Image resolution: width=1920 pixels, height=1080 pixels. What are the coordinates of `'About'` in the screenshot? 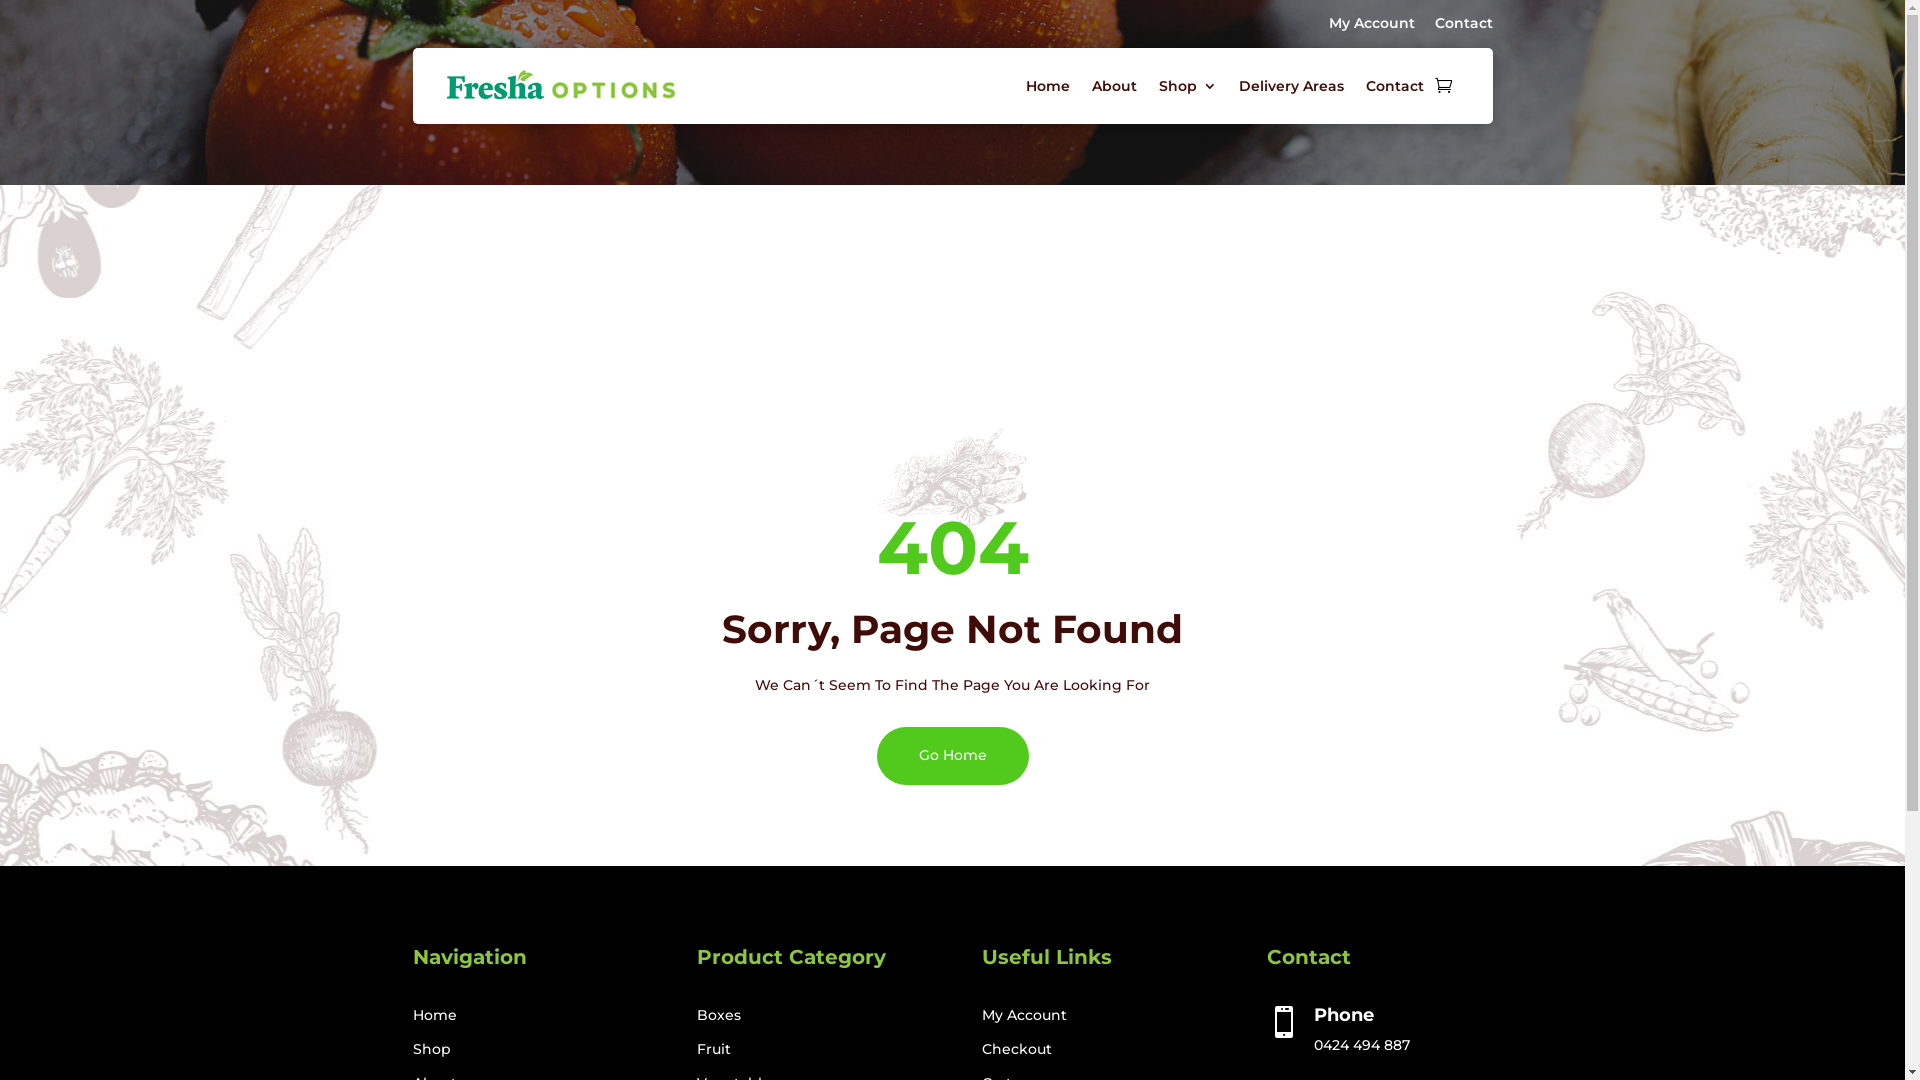 It's located at (1113, 84).